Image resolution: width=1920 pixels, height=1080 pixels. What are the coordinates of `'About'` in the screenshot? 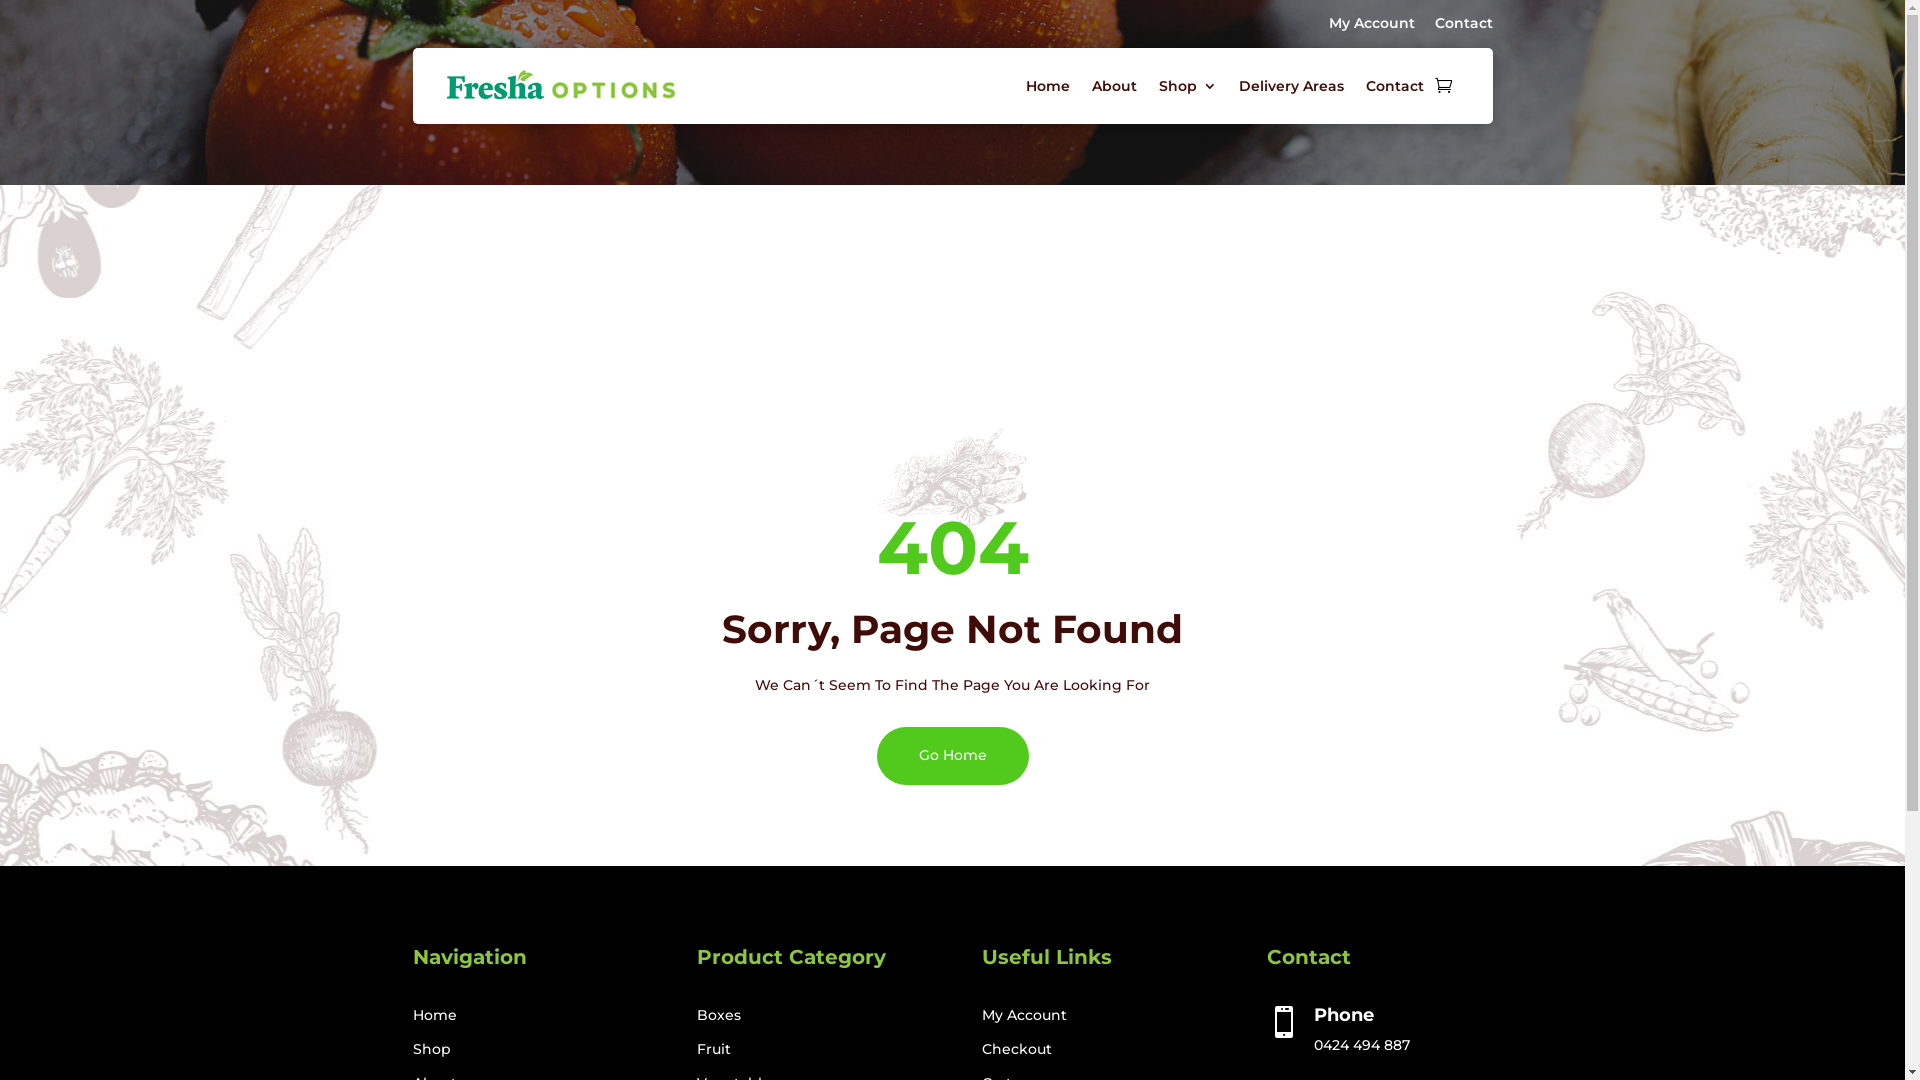 It's located at (1113, 84).